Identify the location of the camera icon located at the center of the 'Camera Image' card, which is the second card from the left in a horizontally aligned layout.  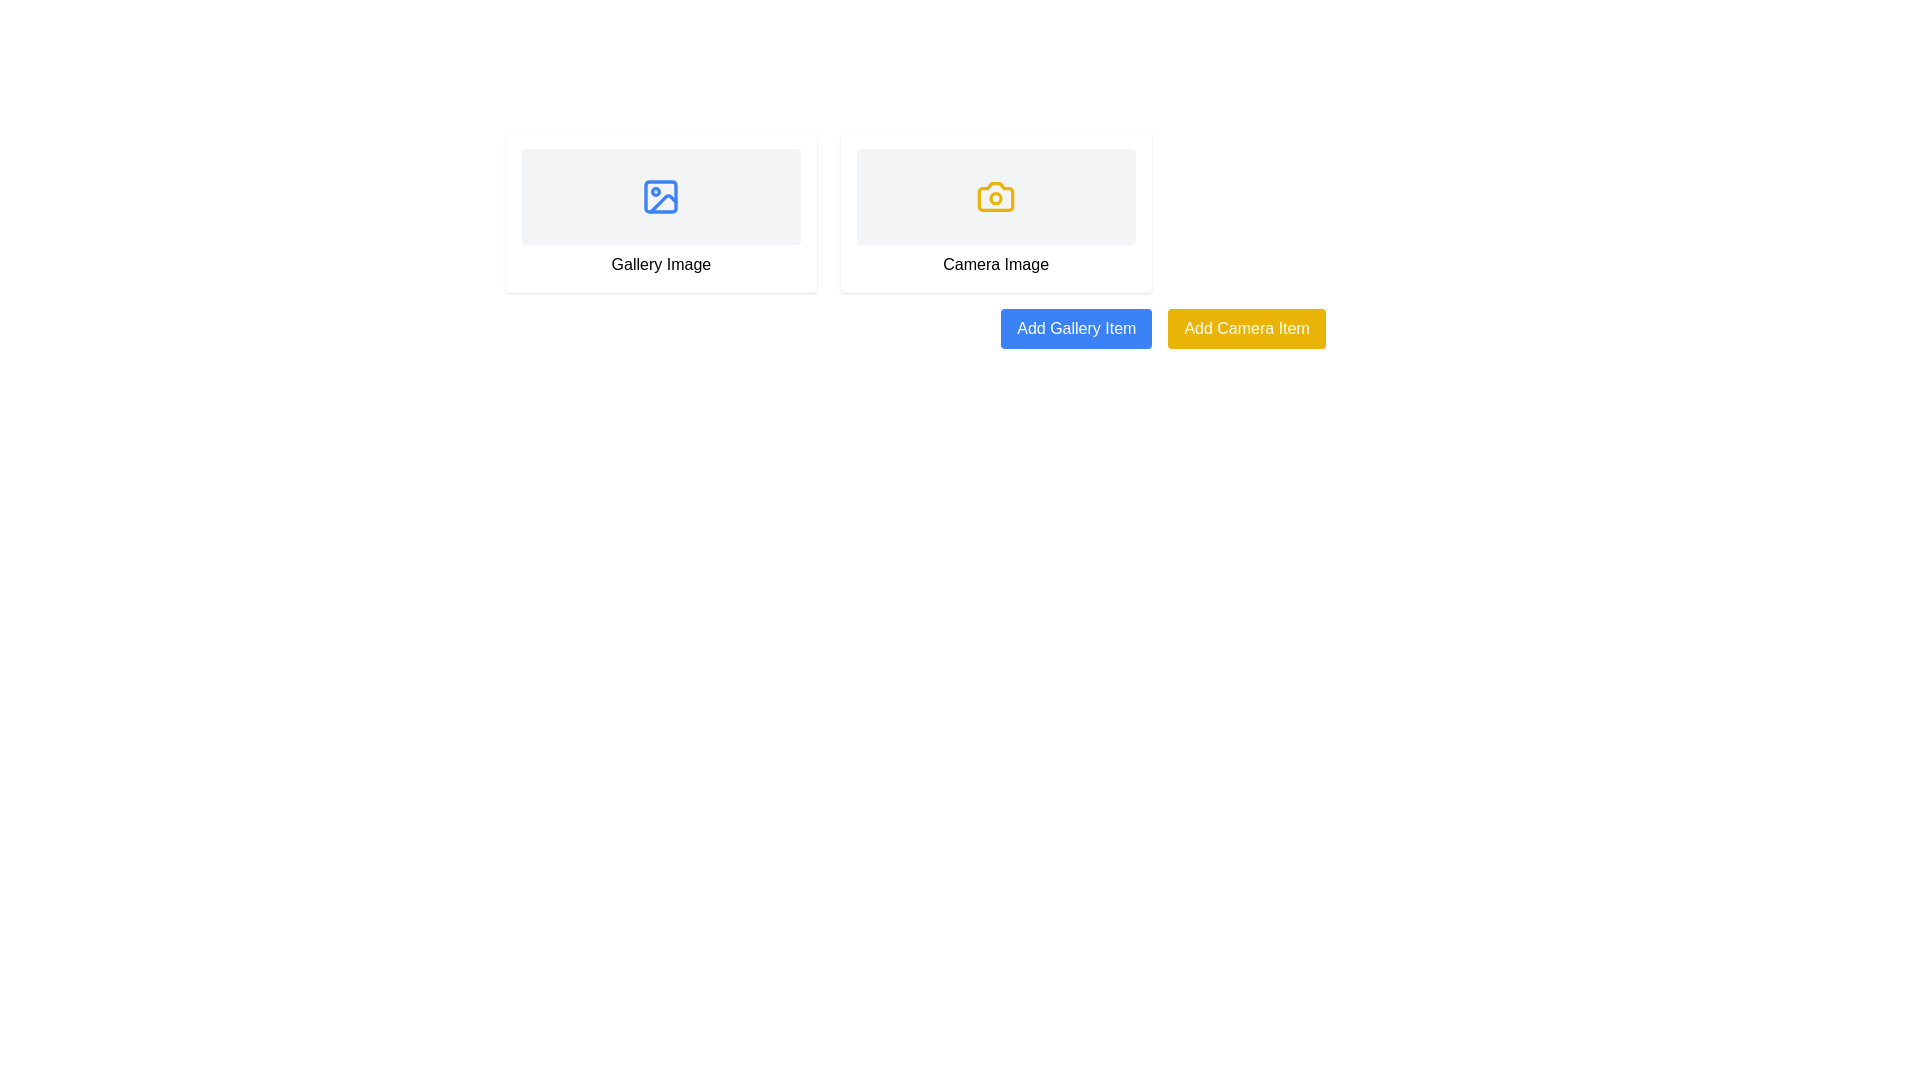
(996, 196).